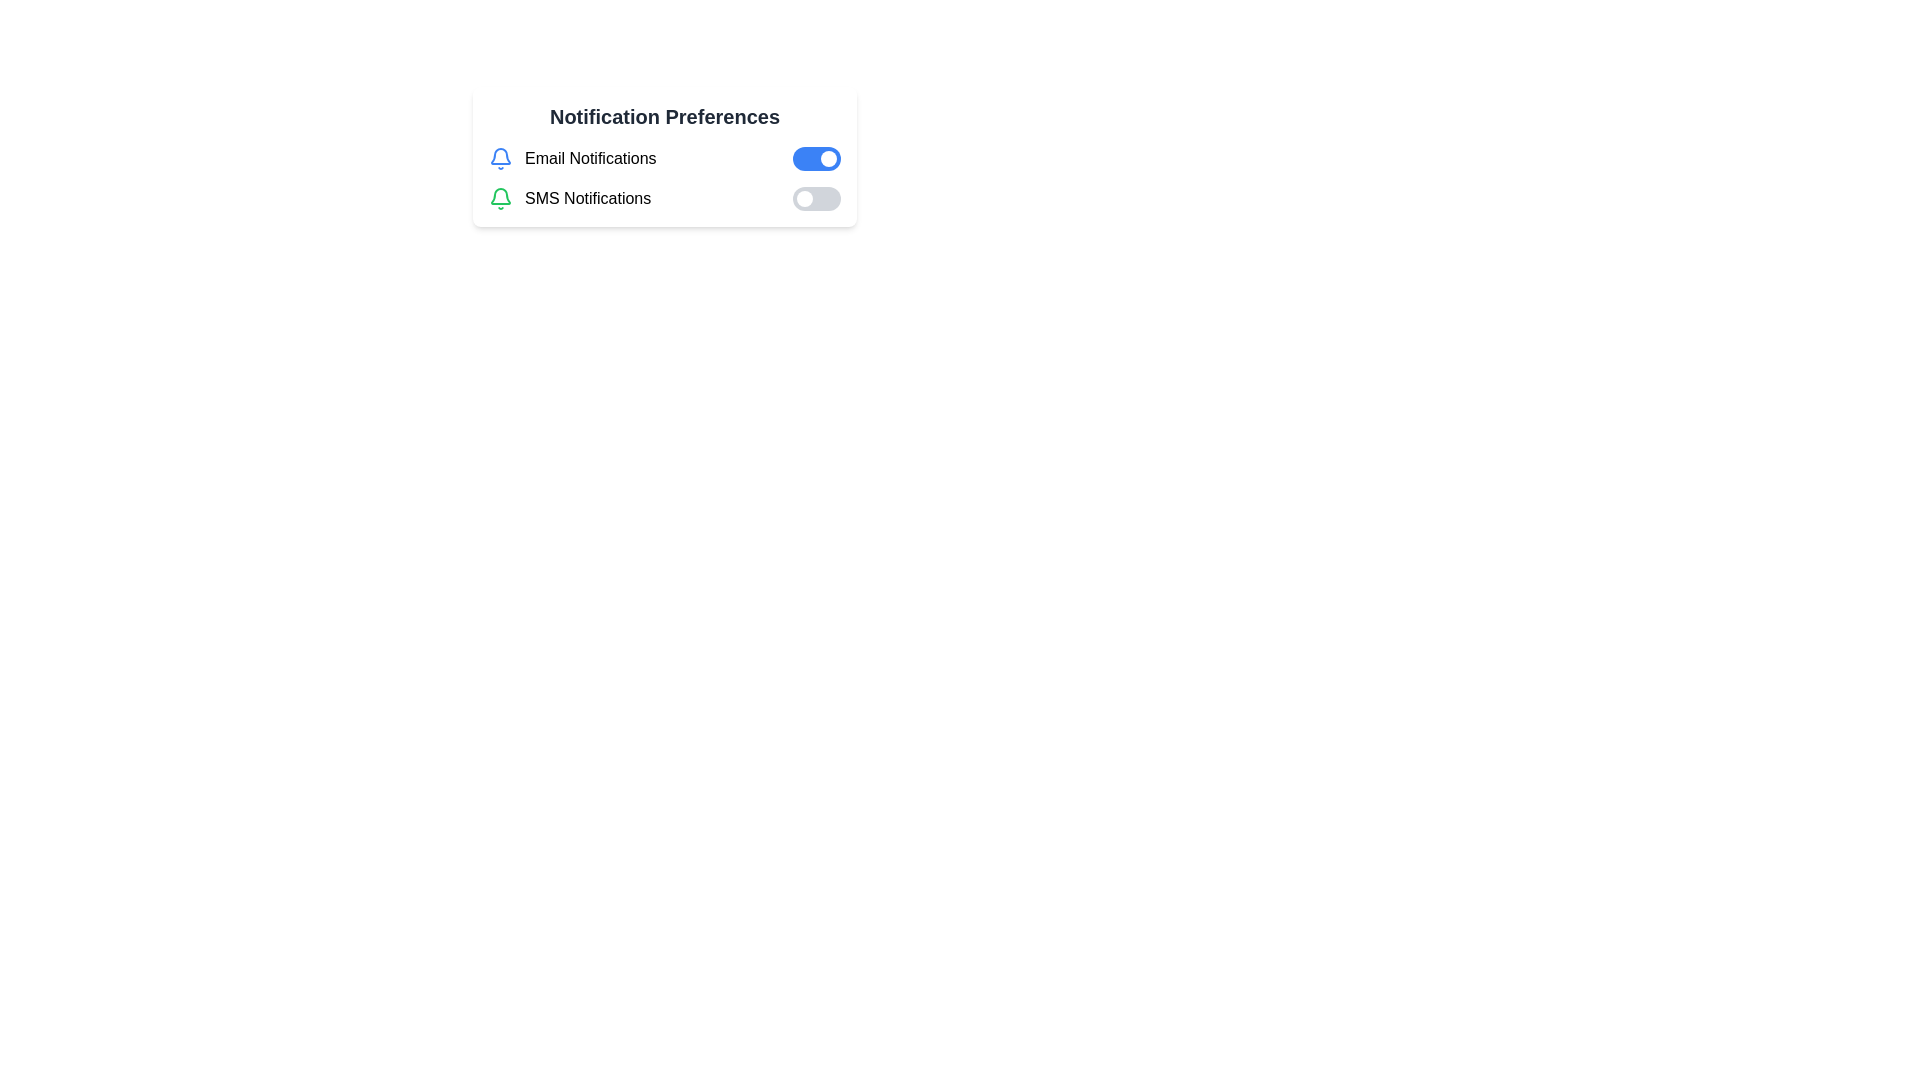 The image size is (1920, 1080). Describe the element at coordinates (816, 157) in the screenshot. I see `the toggle switch located at the right end of the row labeled 'Email Notifications' to change its position` at that location.